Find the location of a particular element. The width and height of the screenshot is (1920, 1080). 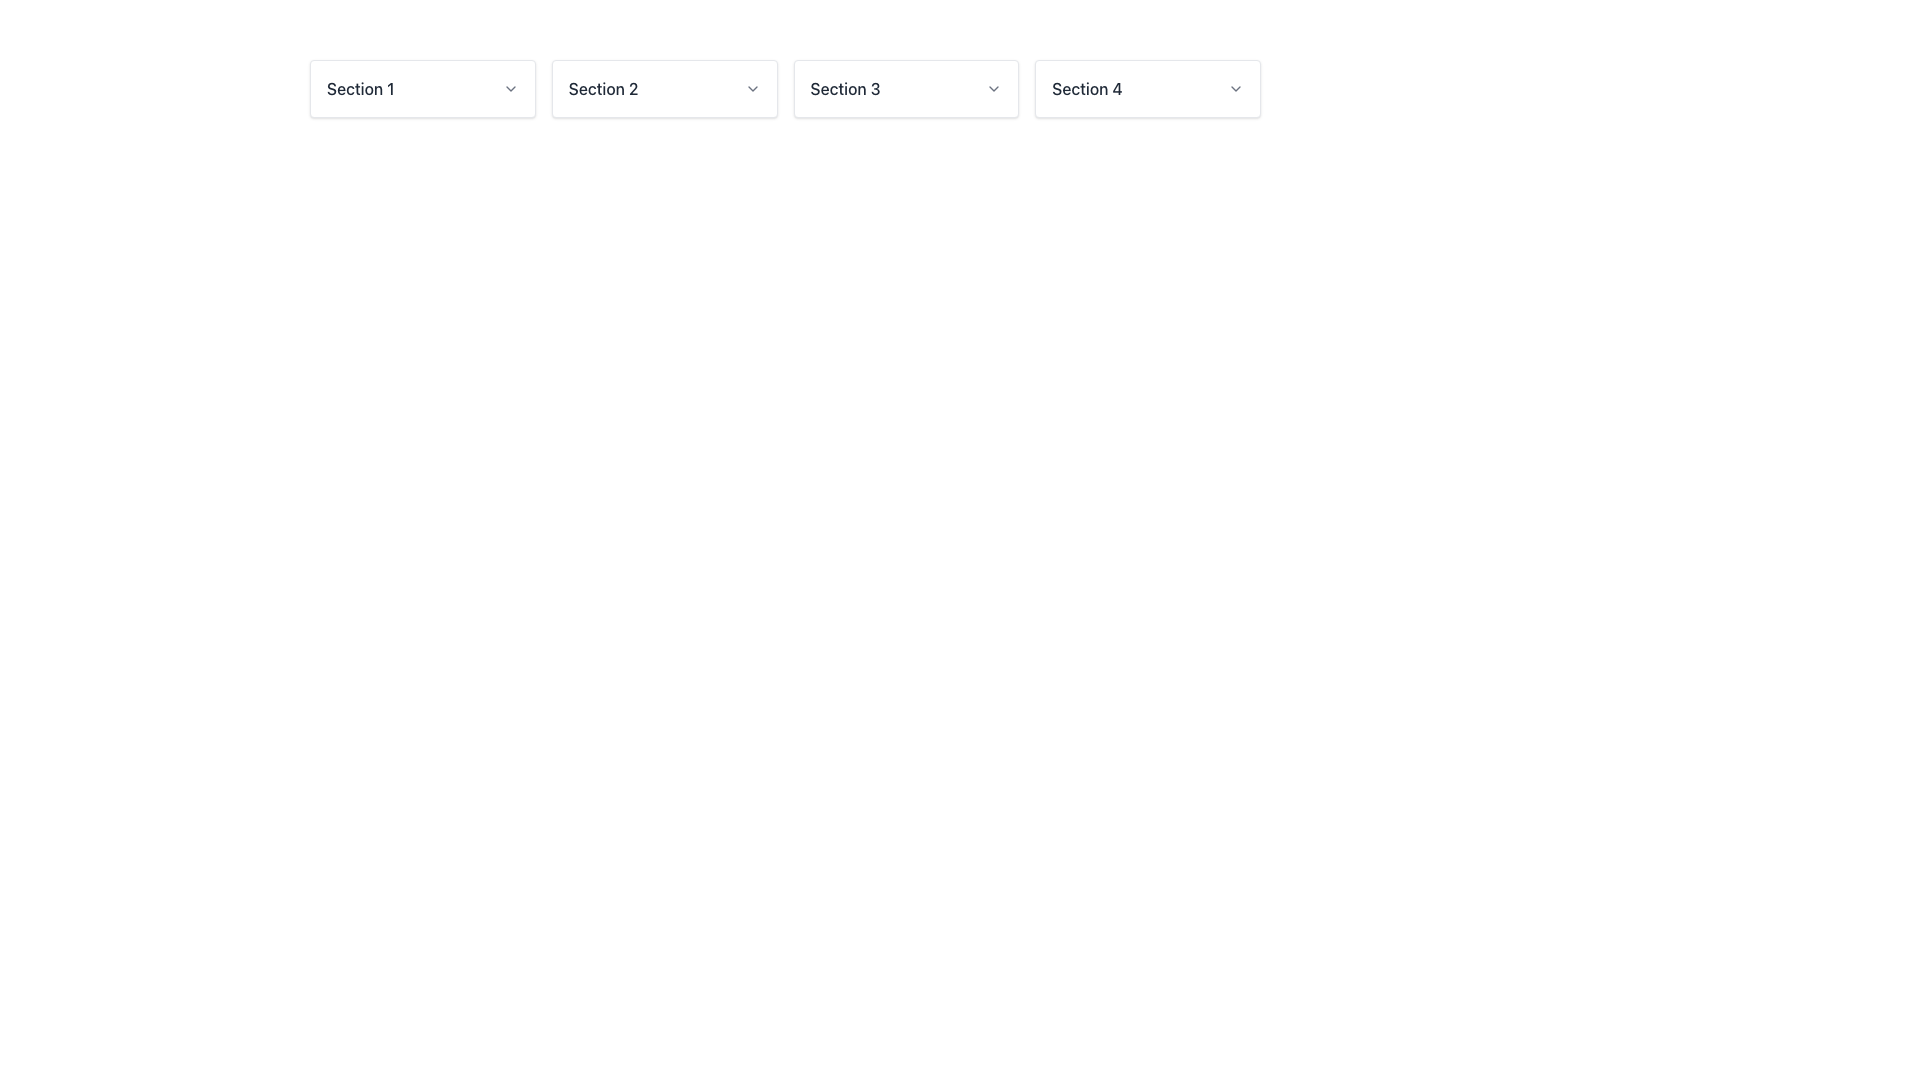

the button labeled 'Section 3' is located at coordinates (905, 87).